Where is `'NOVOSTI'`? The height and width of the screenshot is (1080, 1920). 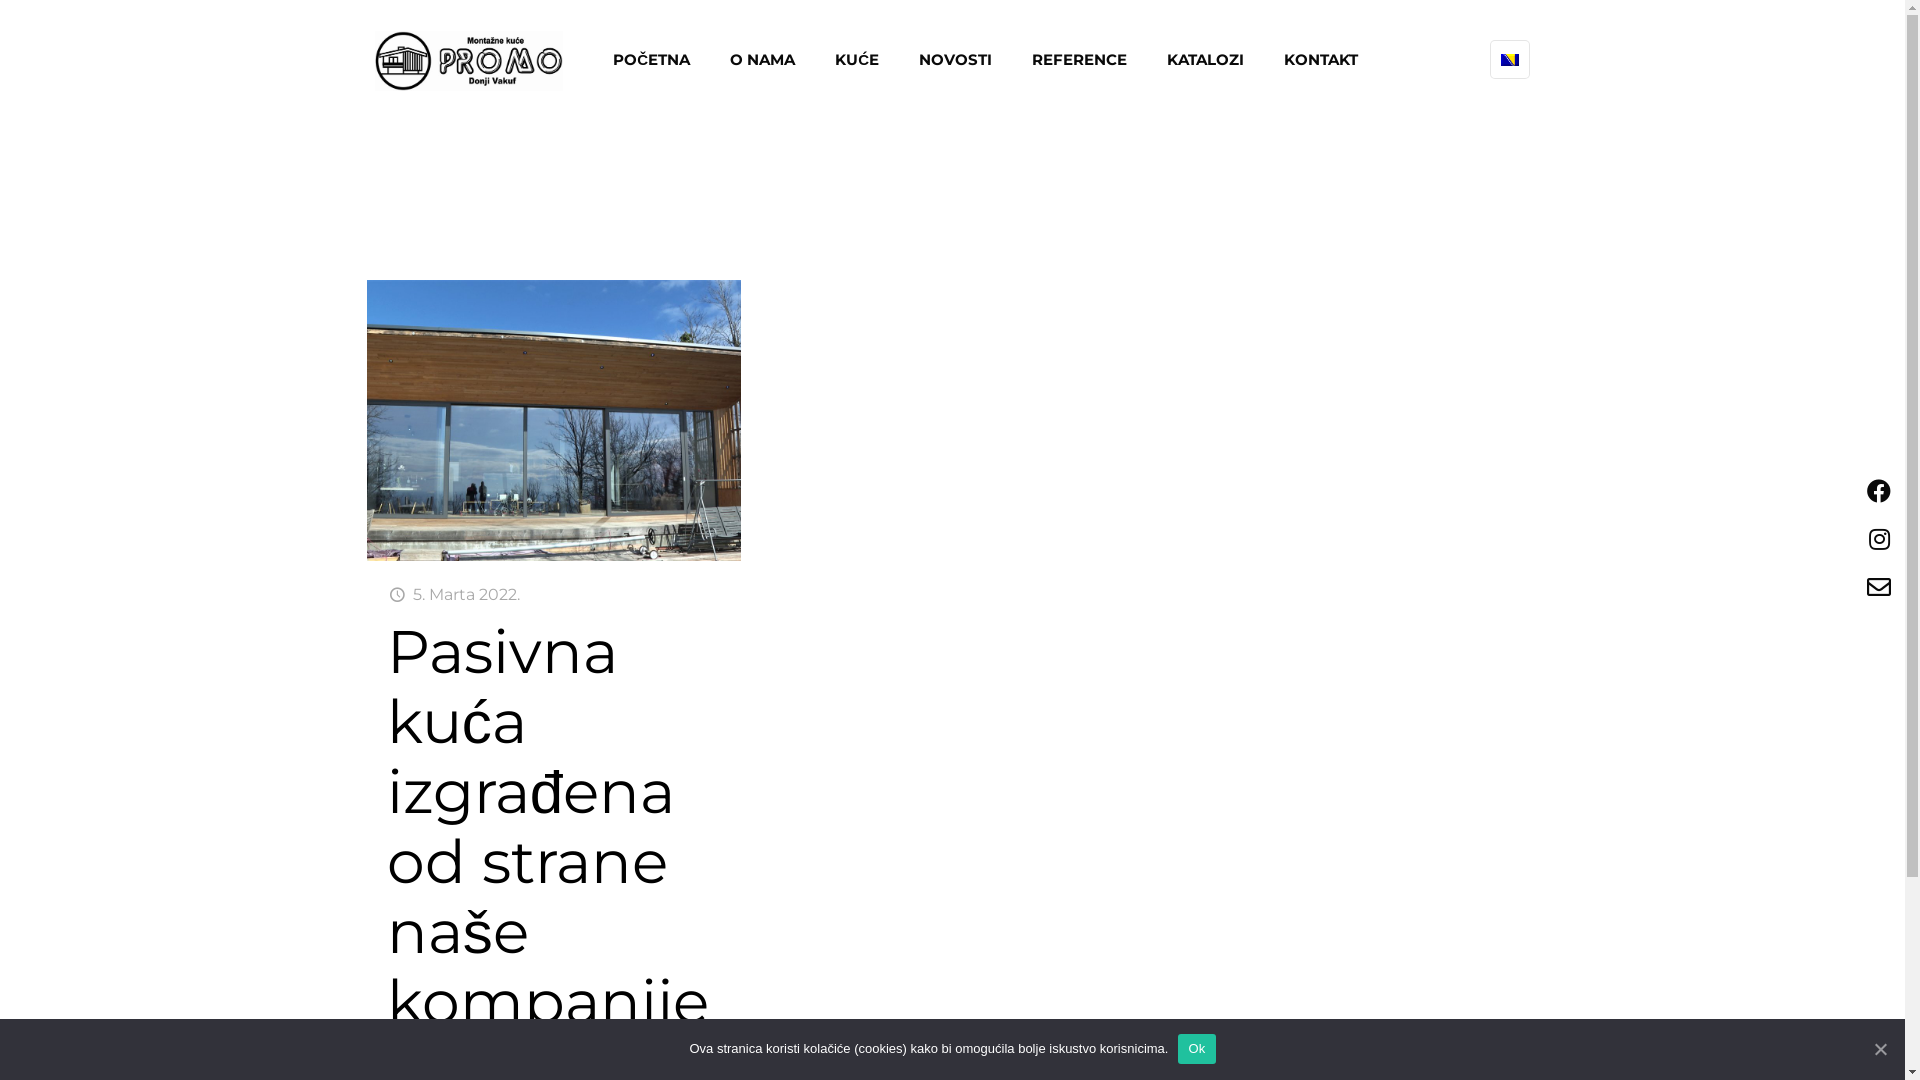 'NOVOSTI' is located at coordinates (954, 59).